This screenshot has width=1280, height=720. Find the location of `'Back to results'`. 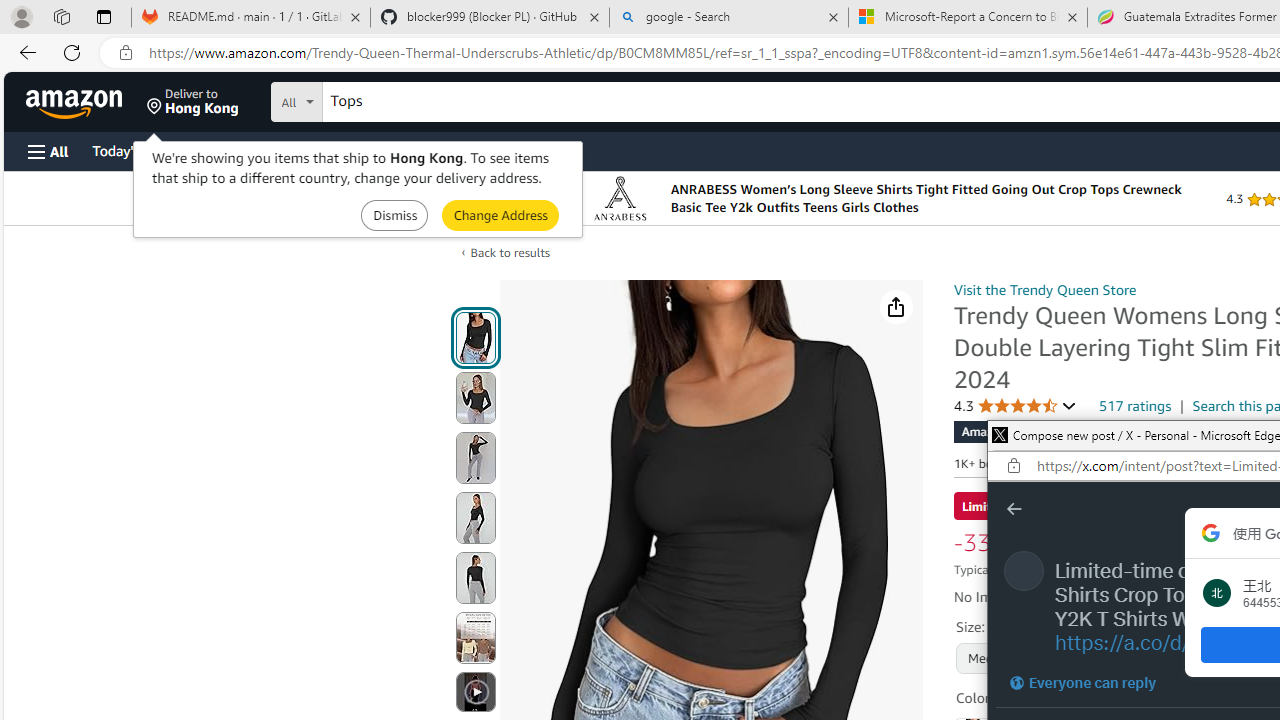

'Back to results' is located at coordinates (510, 252).